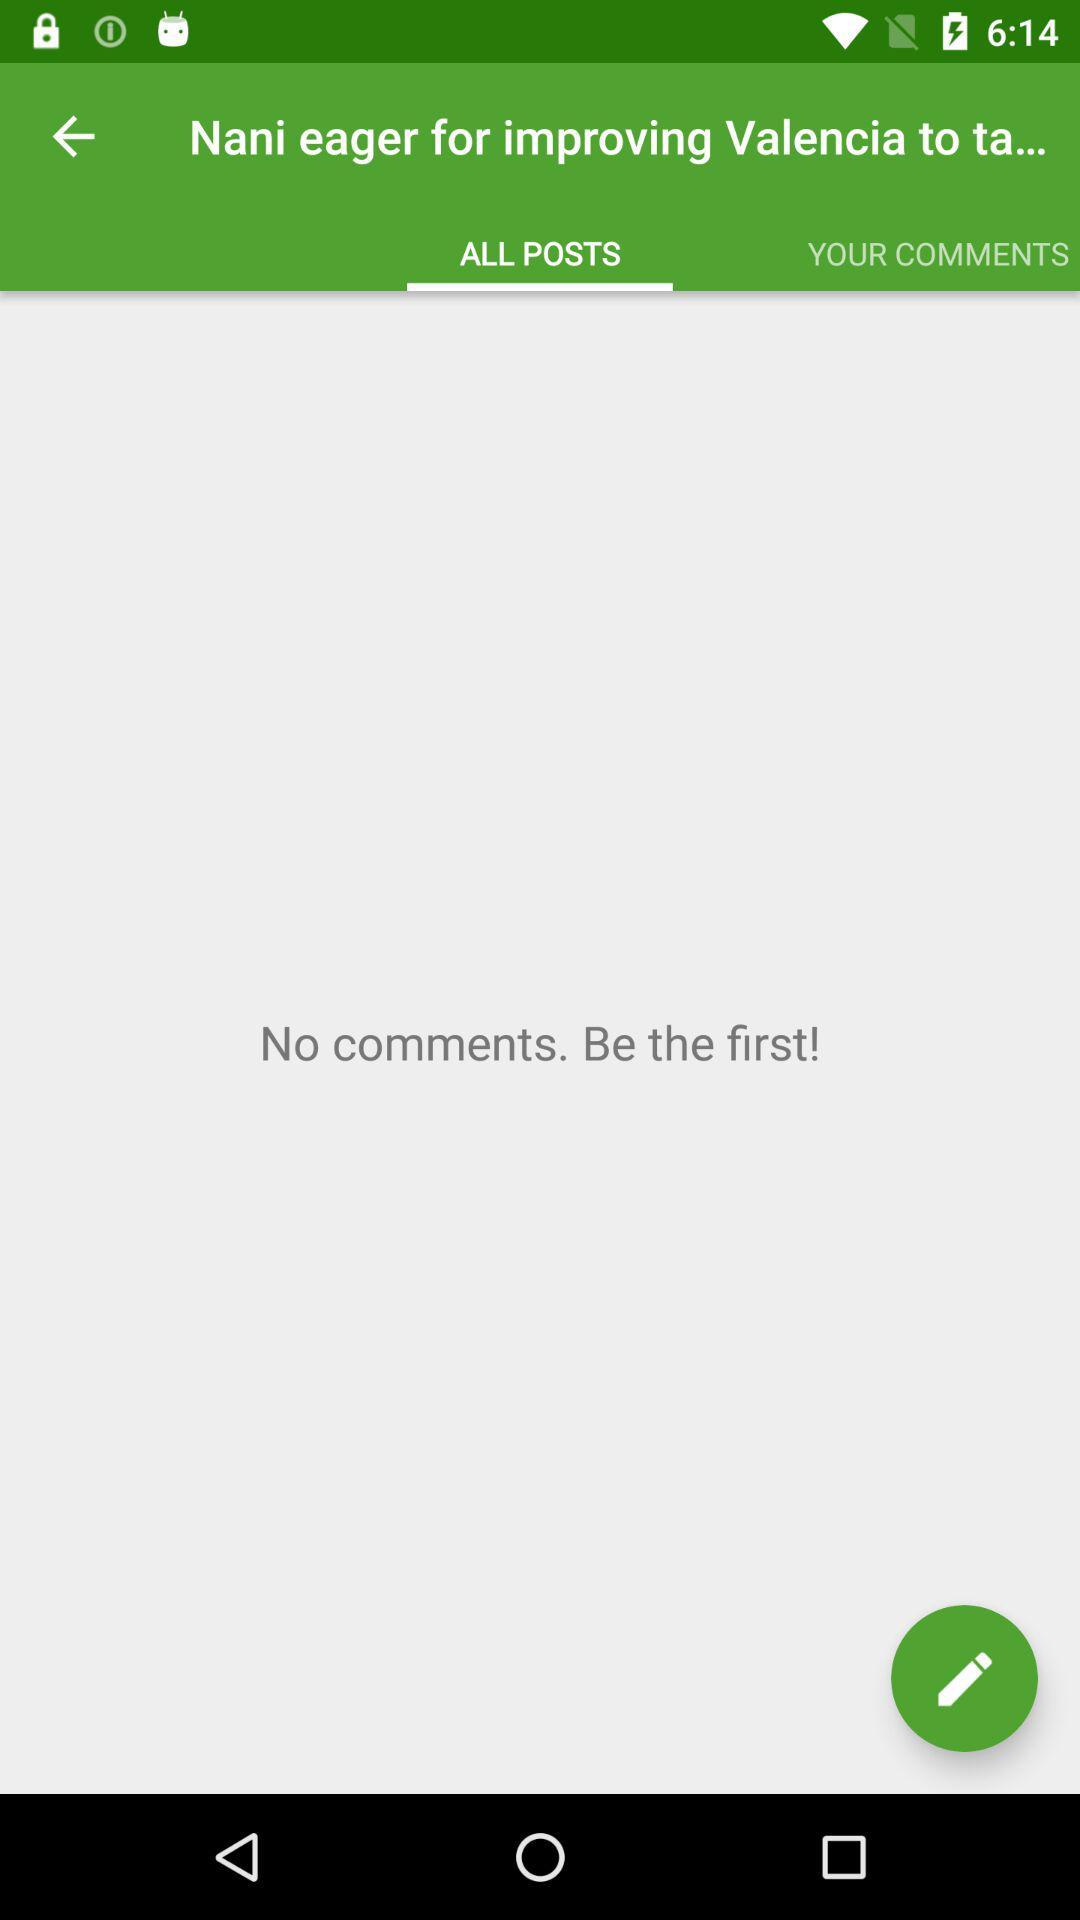 This screenshot has width=1080, height=1920. I want to click on item at the bottom right corner, so click(963, 1678).